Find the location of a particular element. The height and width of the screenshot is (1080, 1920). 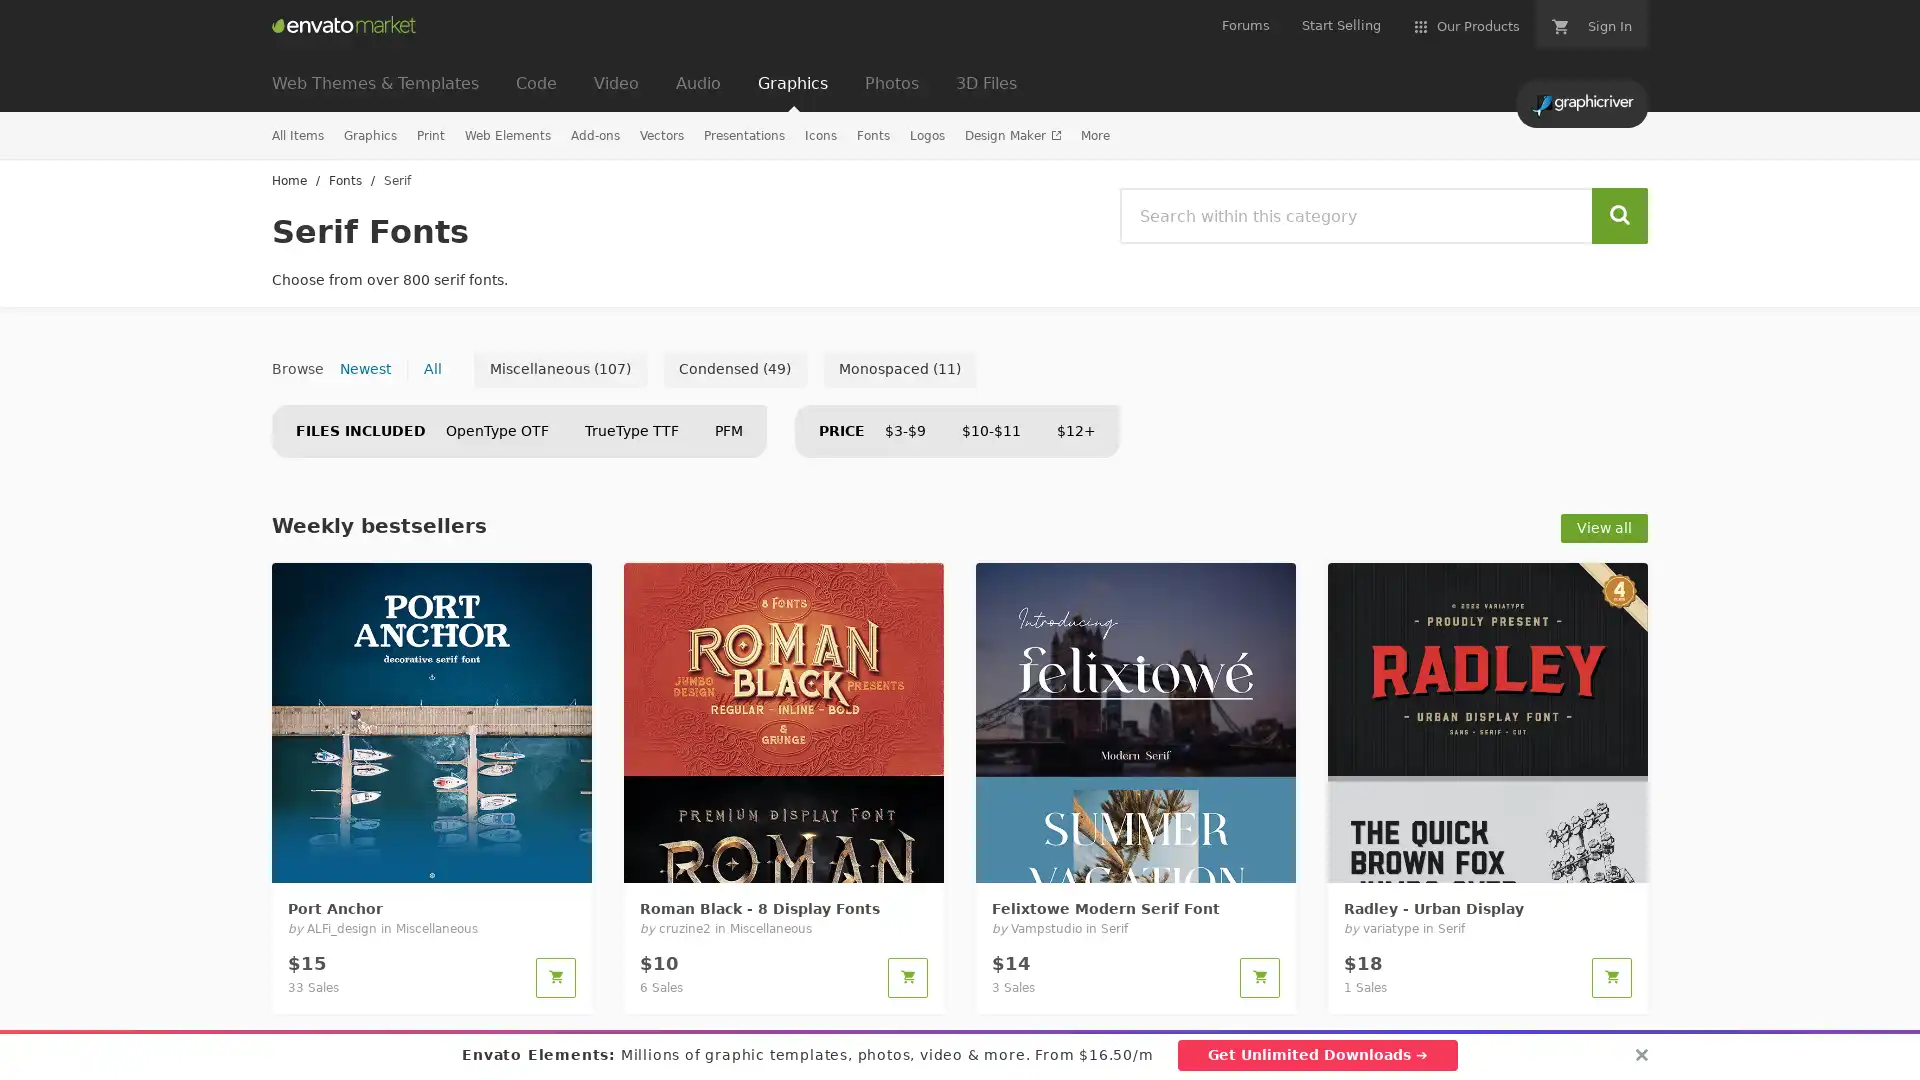

Add to collection is located at coordinates (1216, 855).